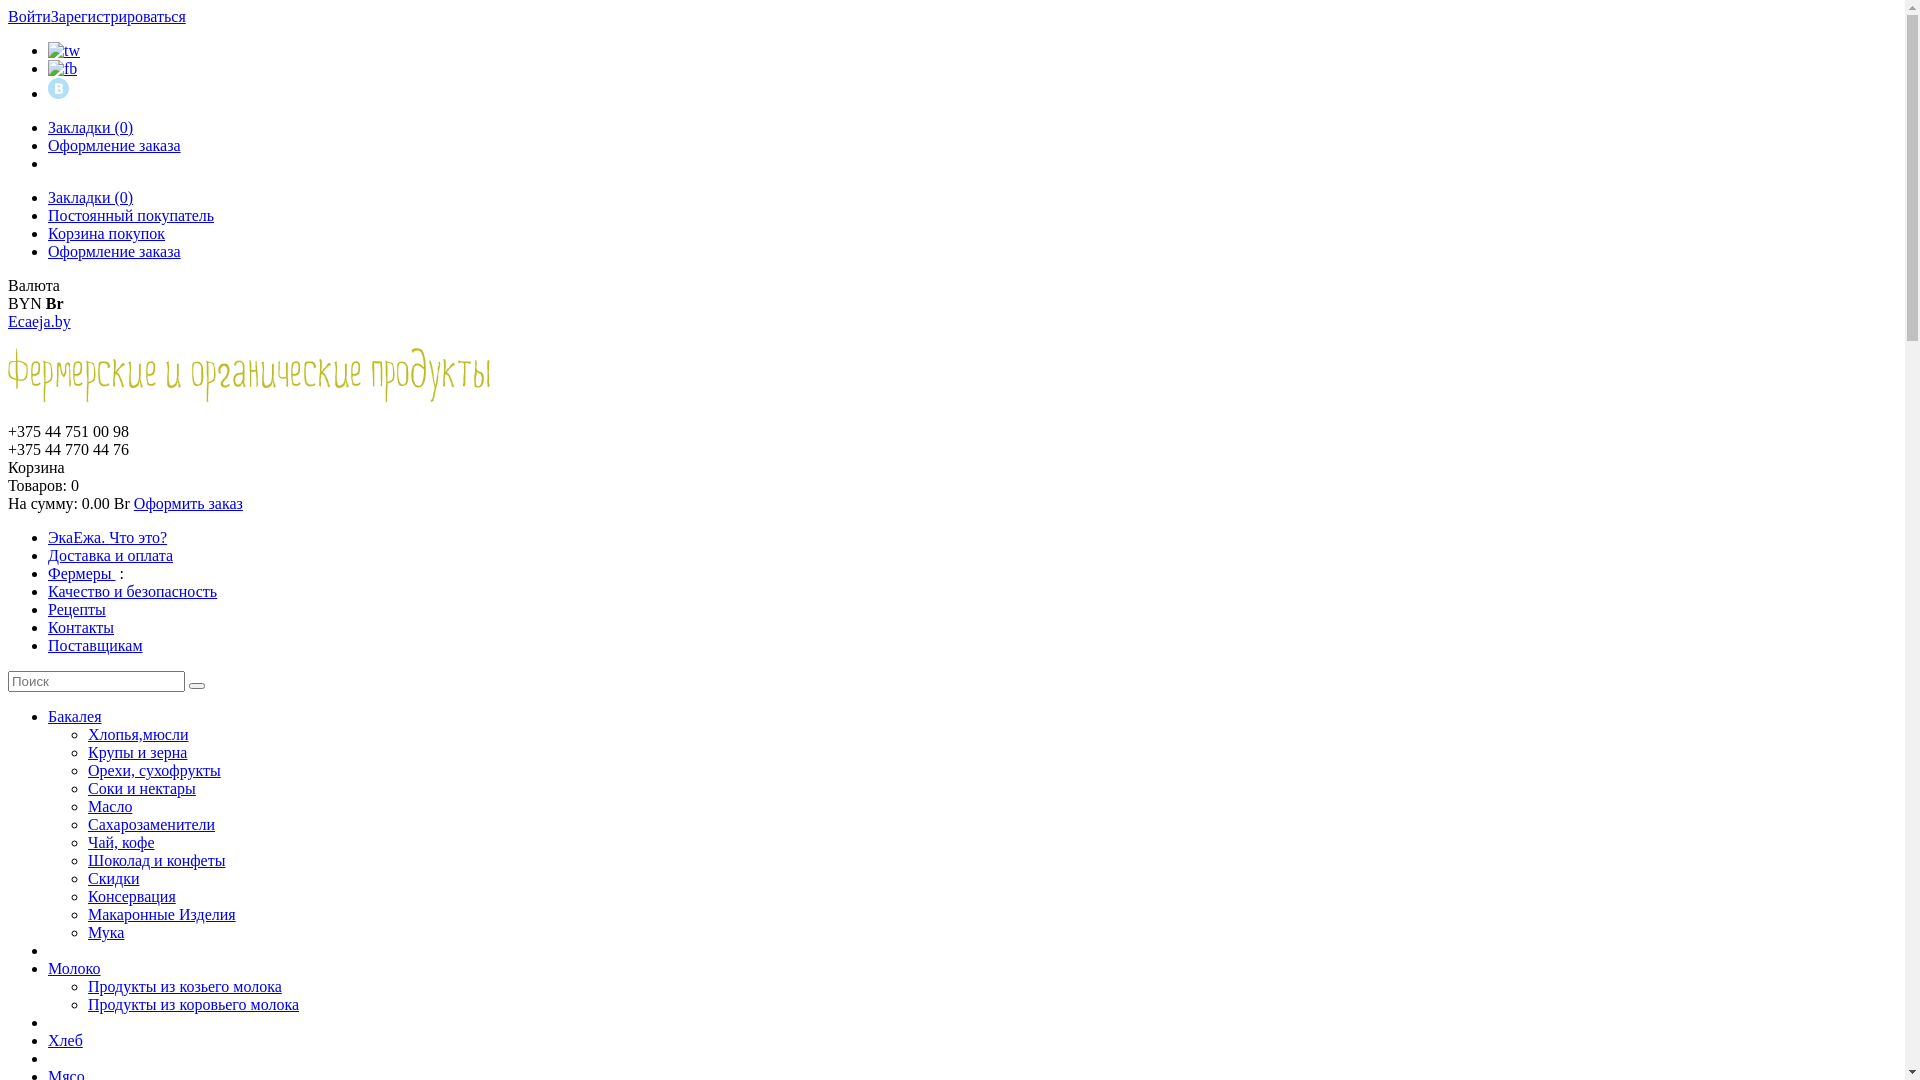 This screenshot has height=1080, width=1920. What do you see at coordinates (8, 320) in the screenshot?
I see `'Ecaeja.by'` at bounding box center [8, 320].